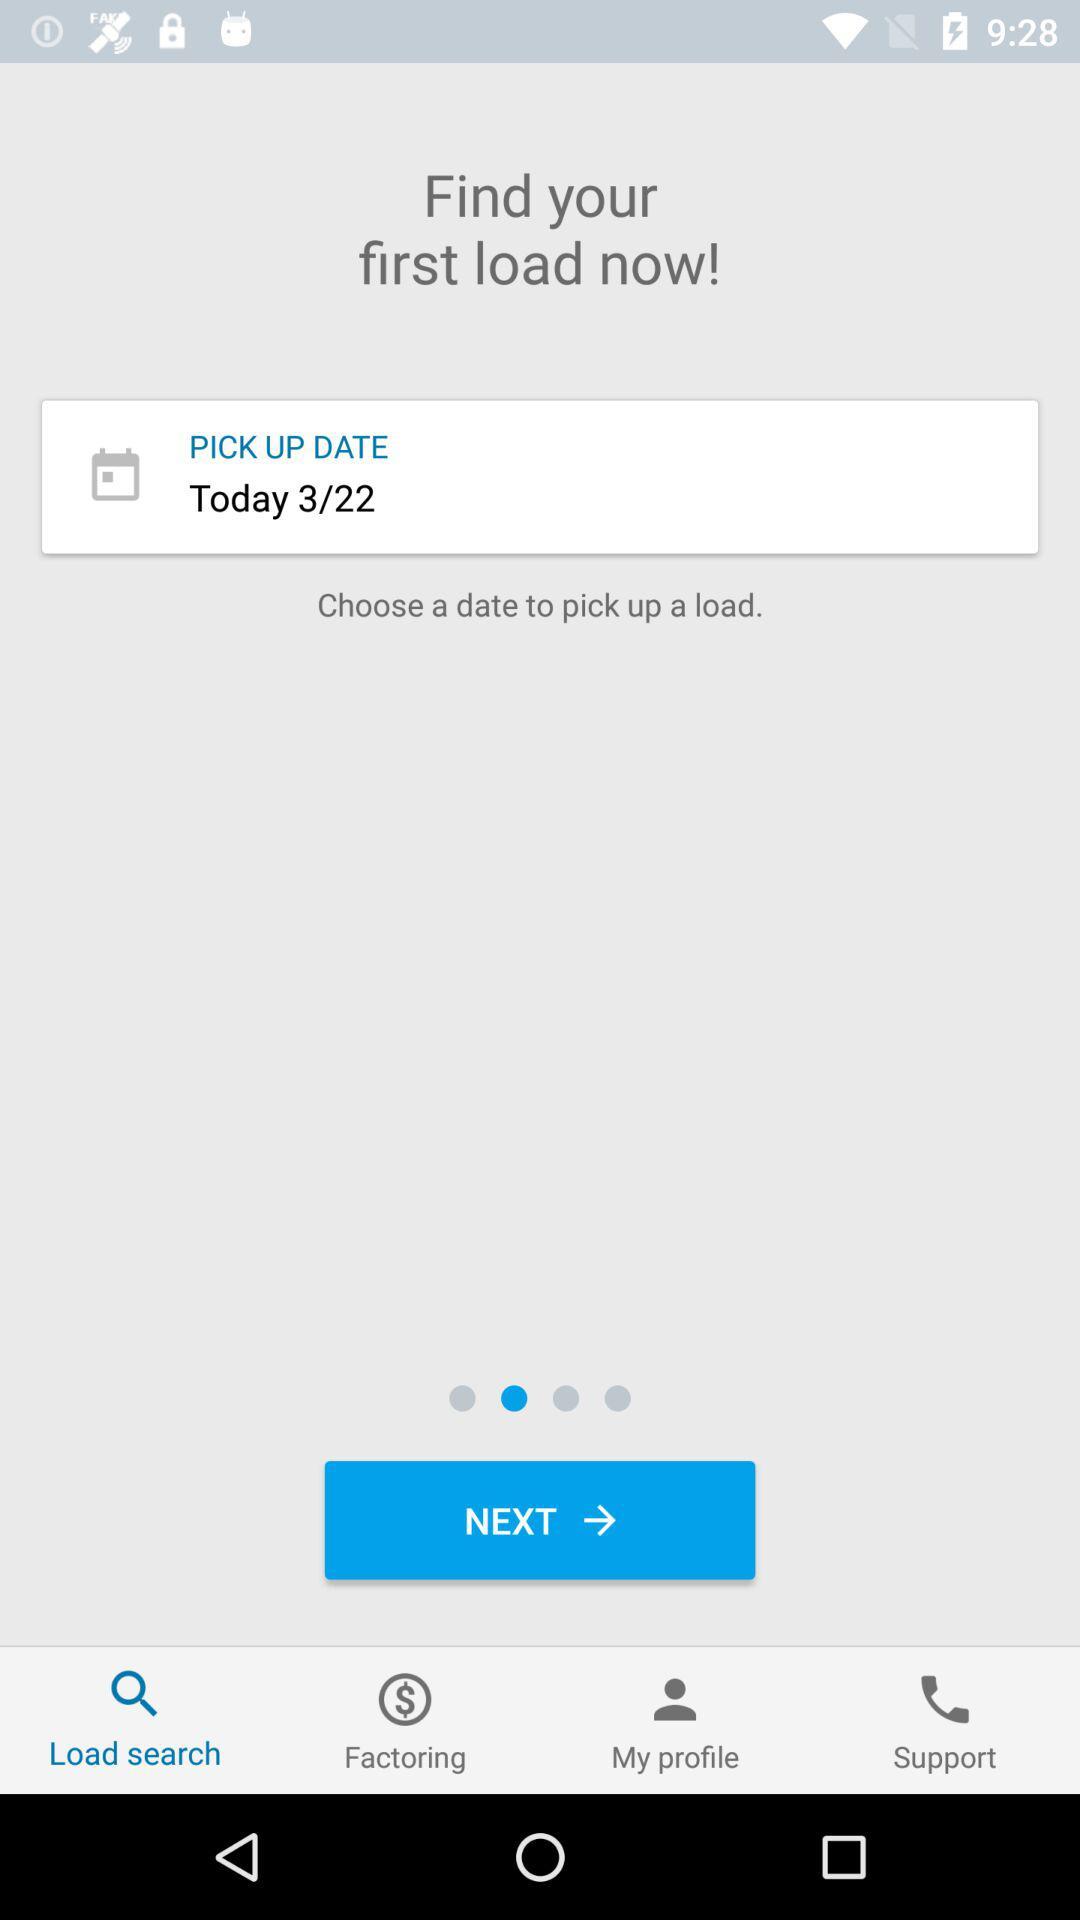  I want to click on next, so click(540, 1520).